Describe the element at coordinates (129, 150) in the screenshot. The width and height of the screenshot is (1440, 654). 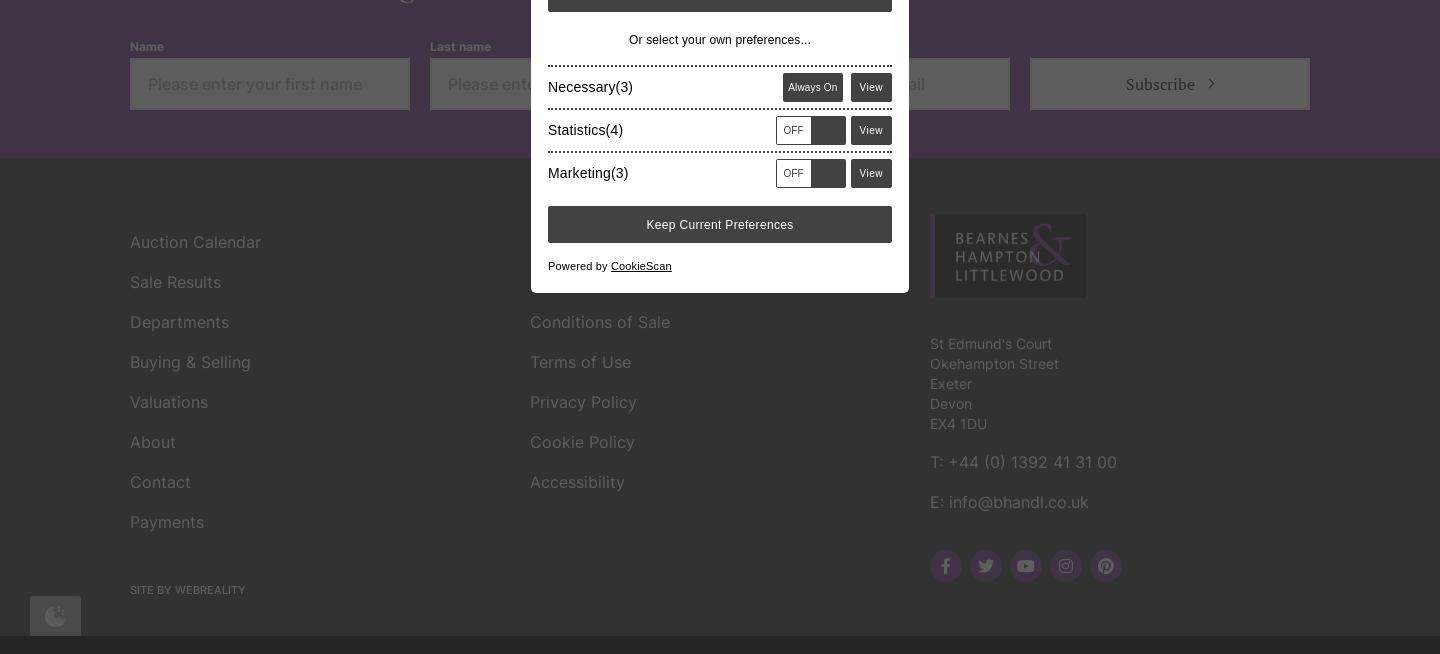
I see `'About'` at that location.